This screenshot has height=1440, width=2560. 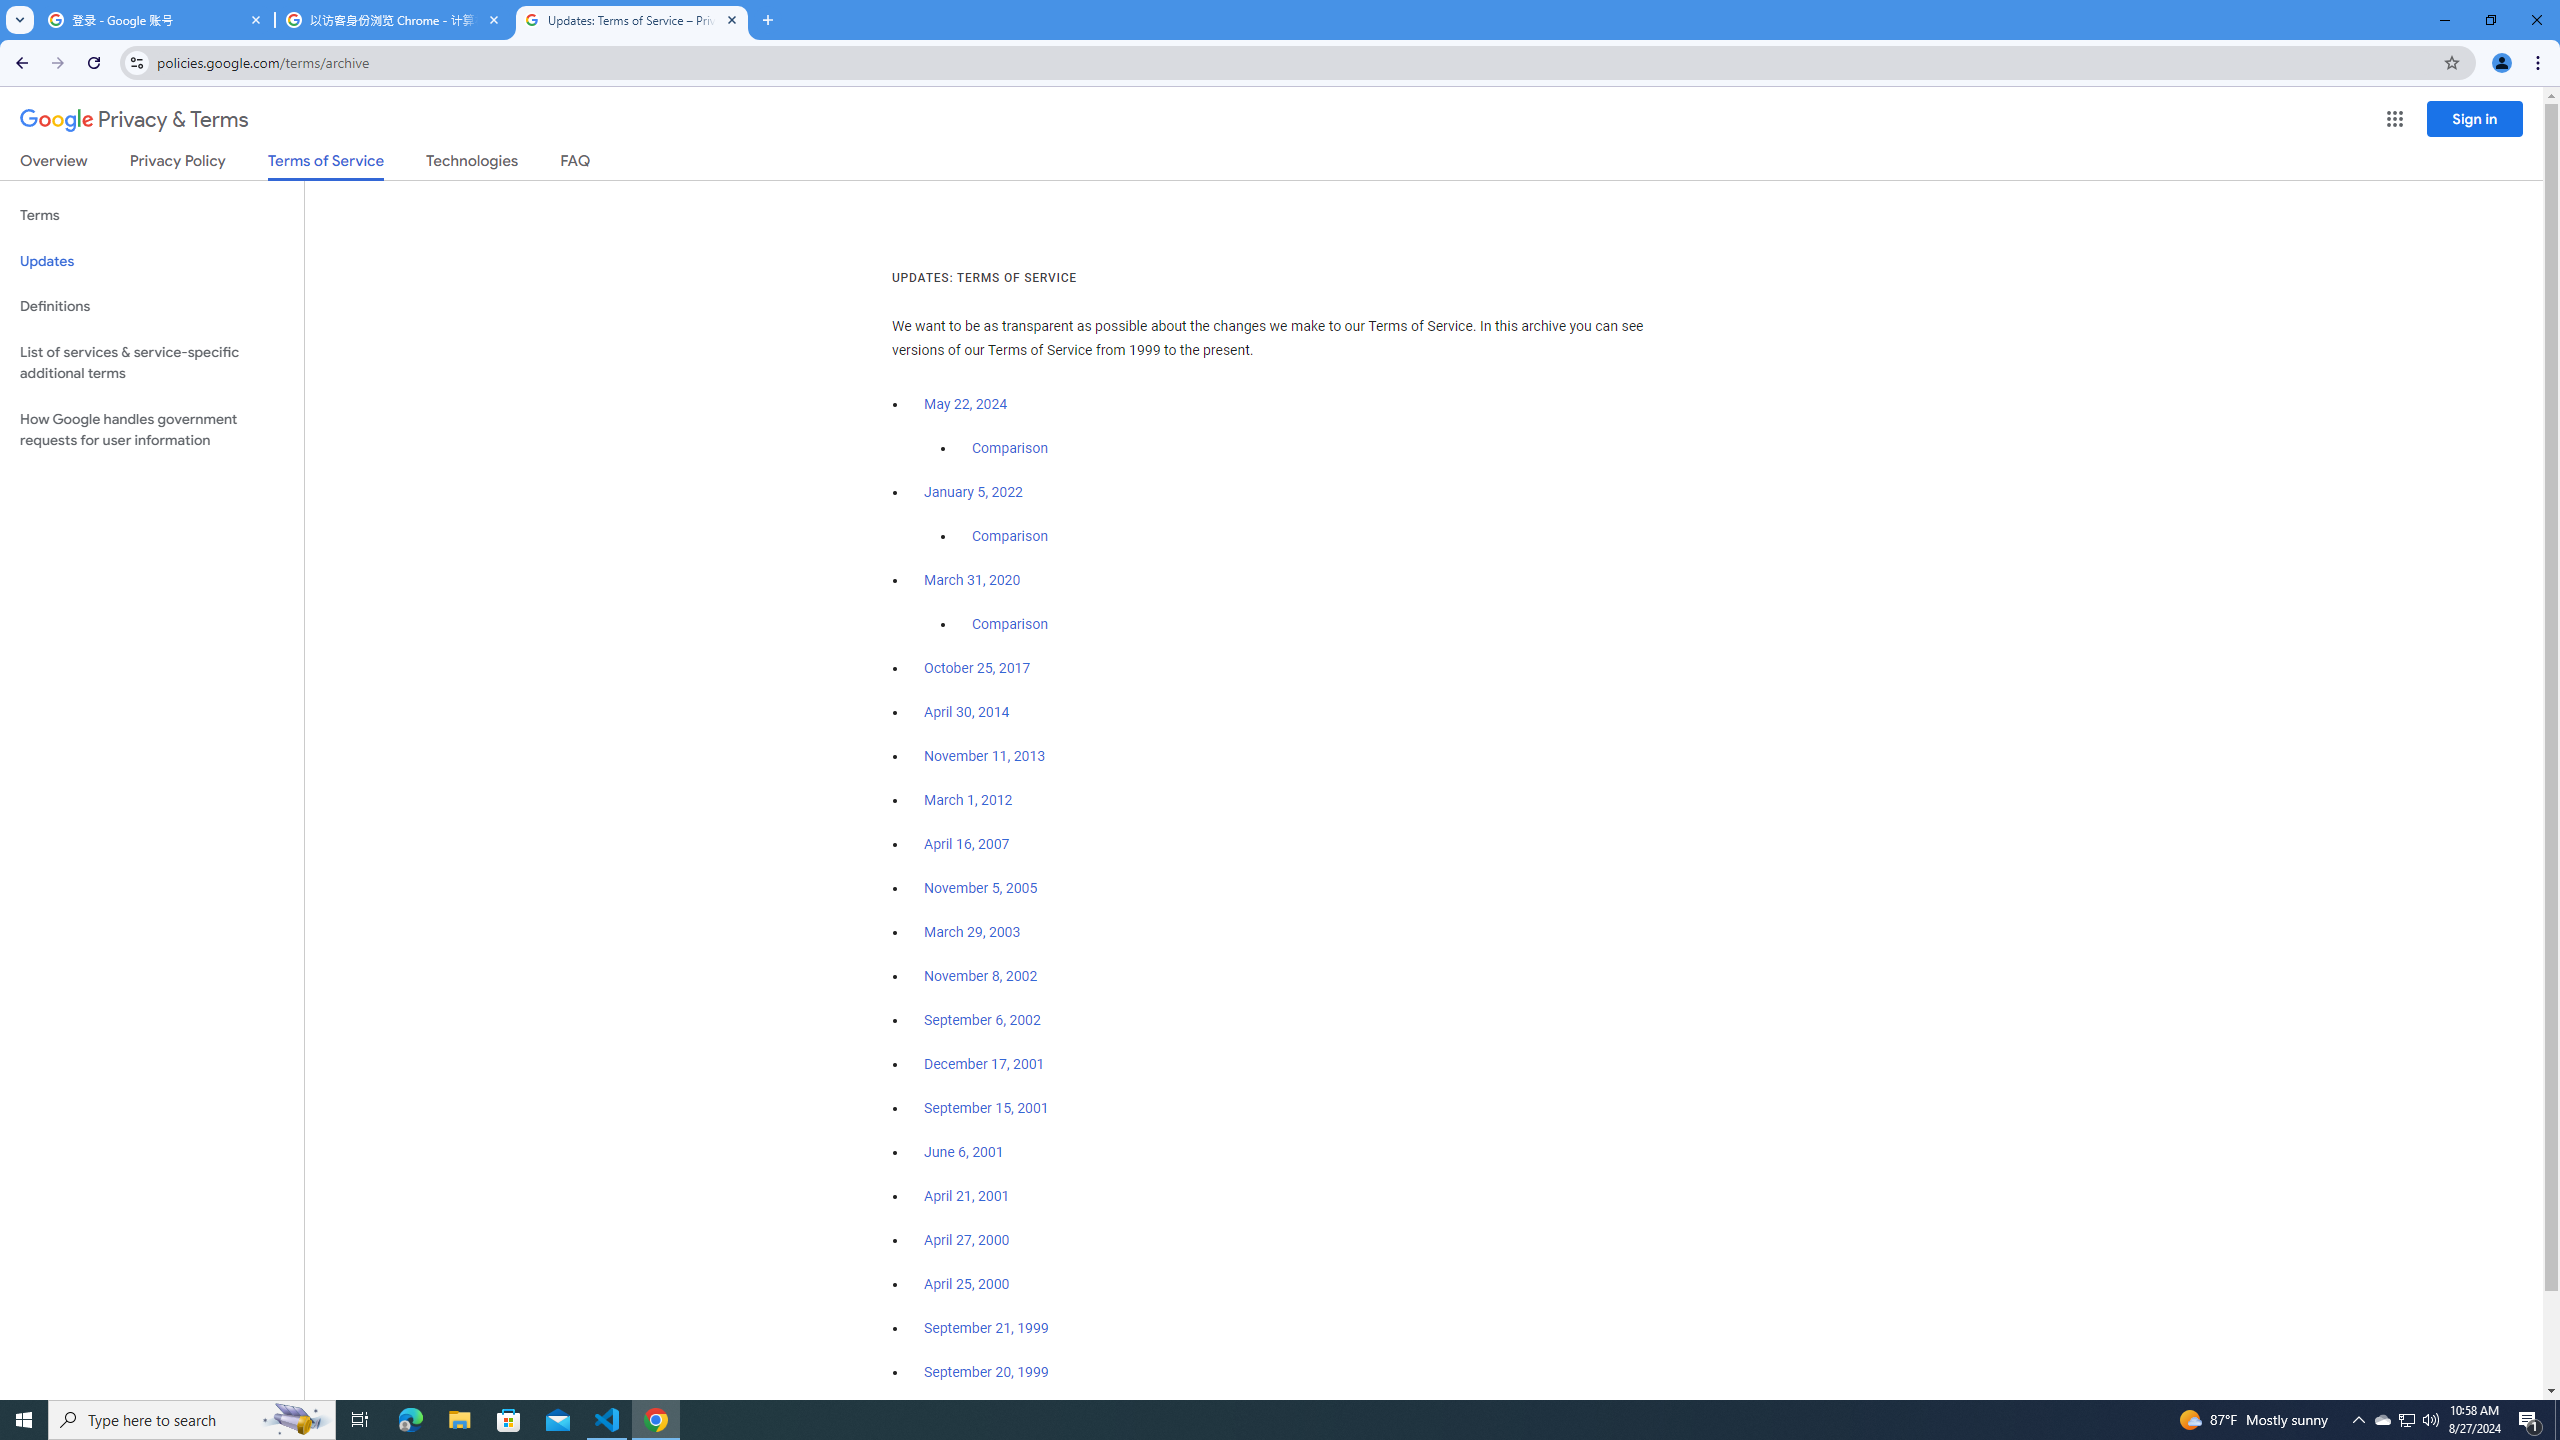 What do you see at coordinates (966, 1194) in the screenshot?
I see `'April 21, 2001'` at bounding box center [966, 1194].